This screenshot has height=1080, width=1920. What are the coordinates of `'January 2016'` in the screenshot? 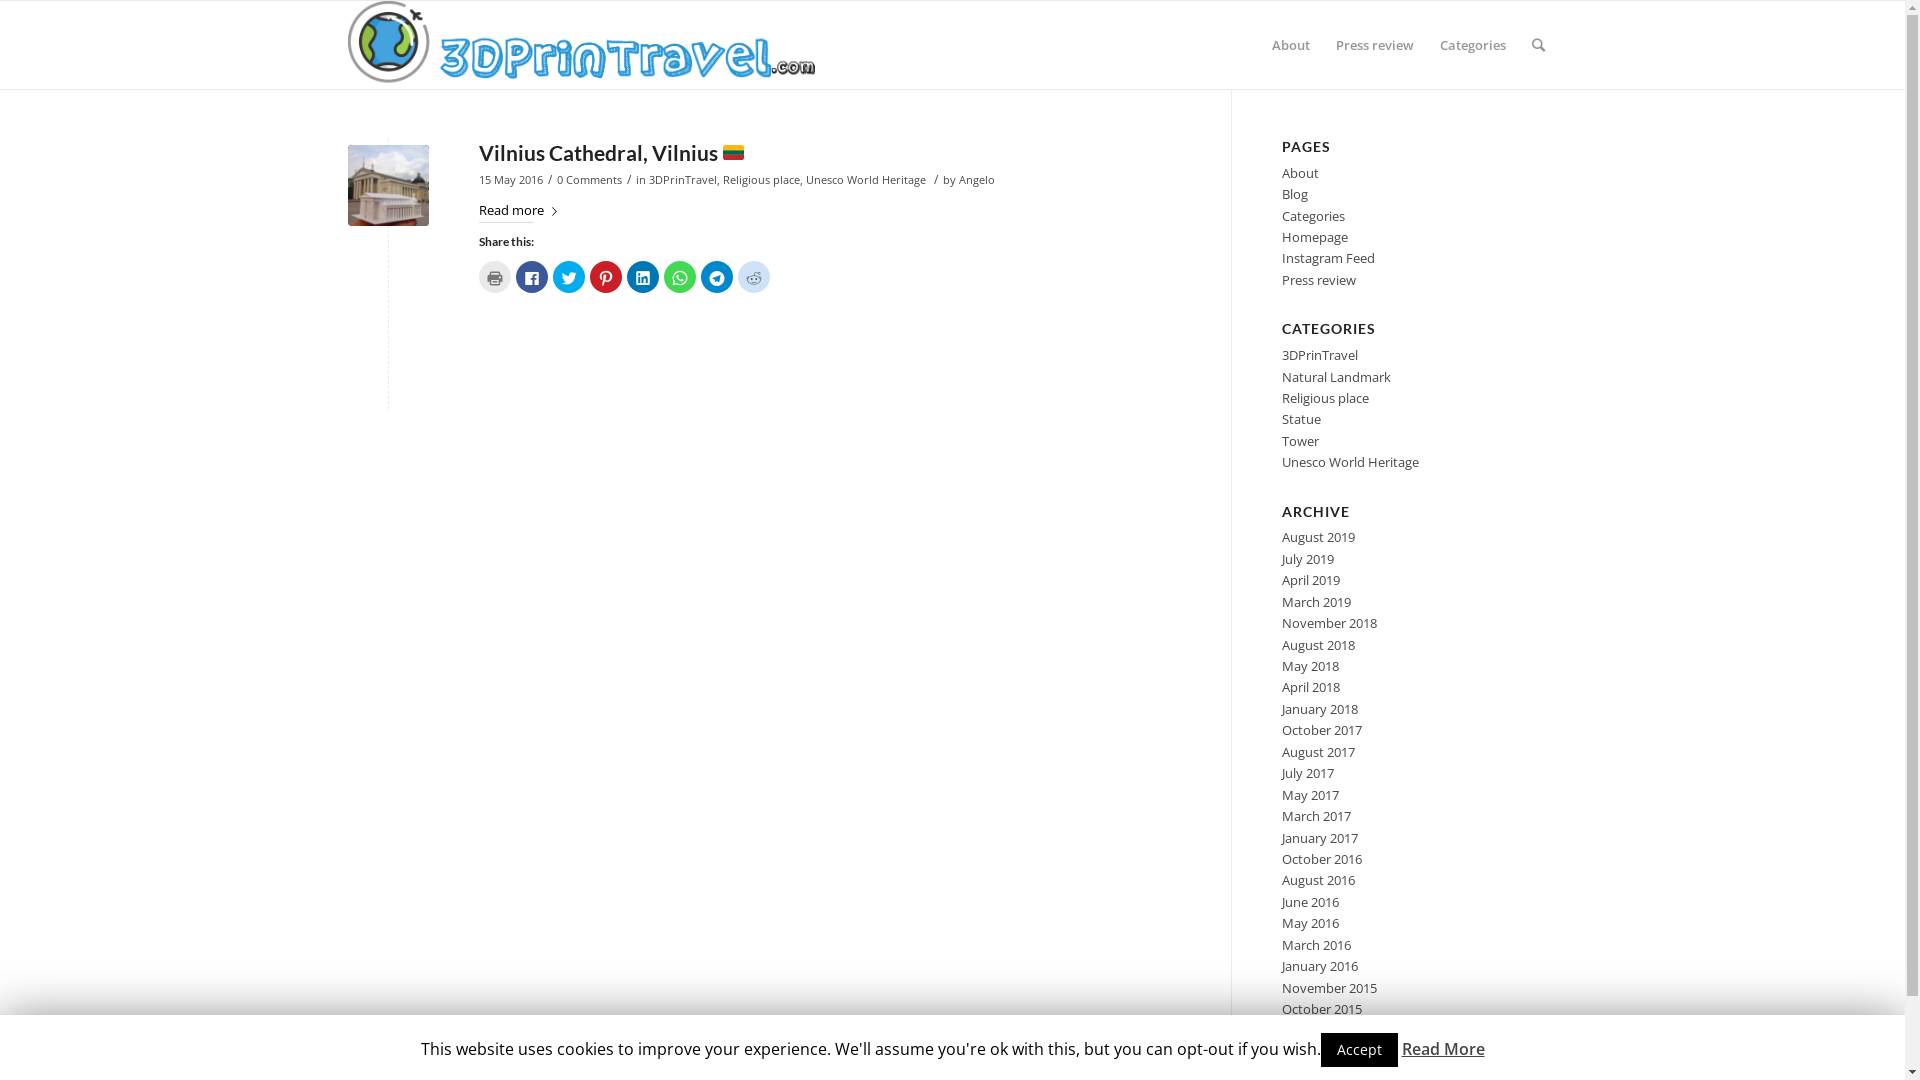 It's located at (1320, 964).